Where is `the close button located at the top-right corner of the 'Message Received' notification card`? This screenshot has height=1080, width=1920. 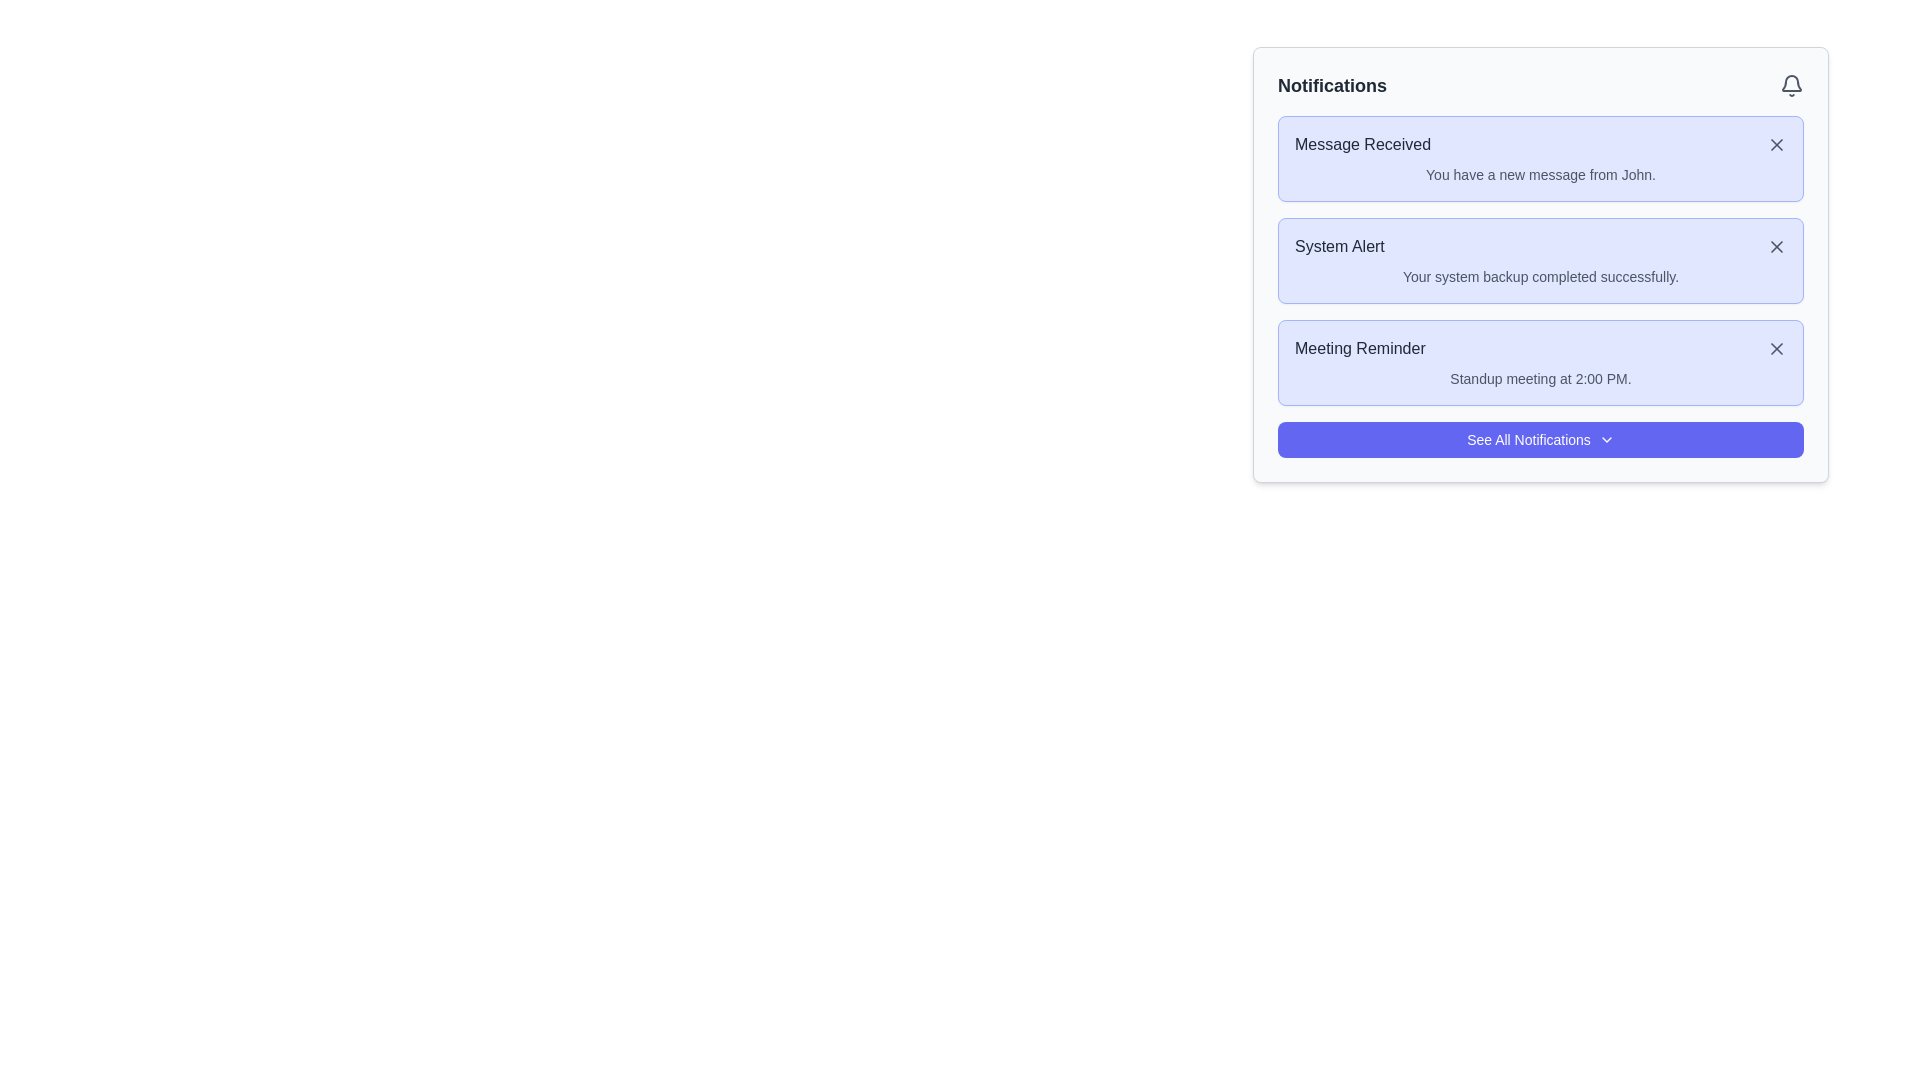 the close button located at the top-right corner of the 'Message Received' notification card is located at coordinates (1776, 144).